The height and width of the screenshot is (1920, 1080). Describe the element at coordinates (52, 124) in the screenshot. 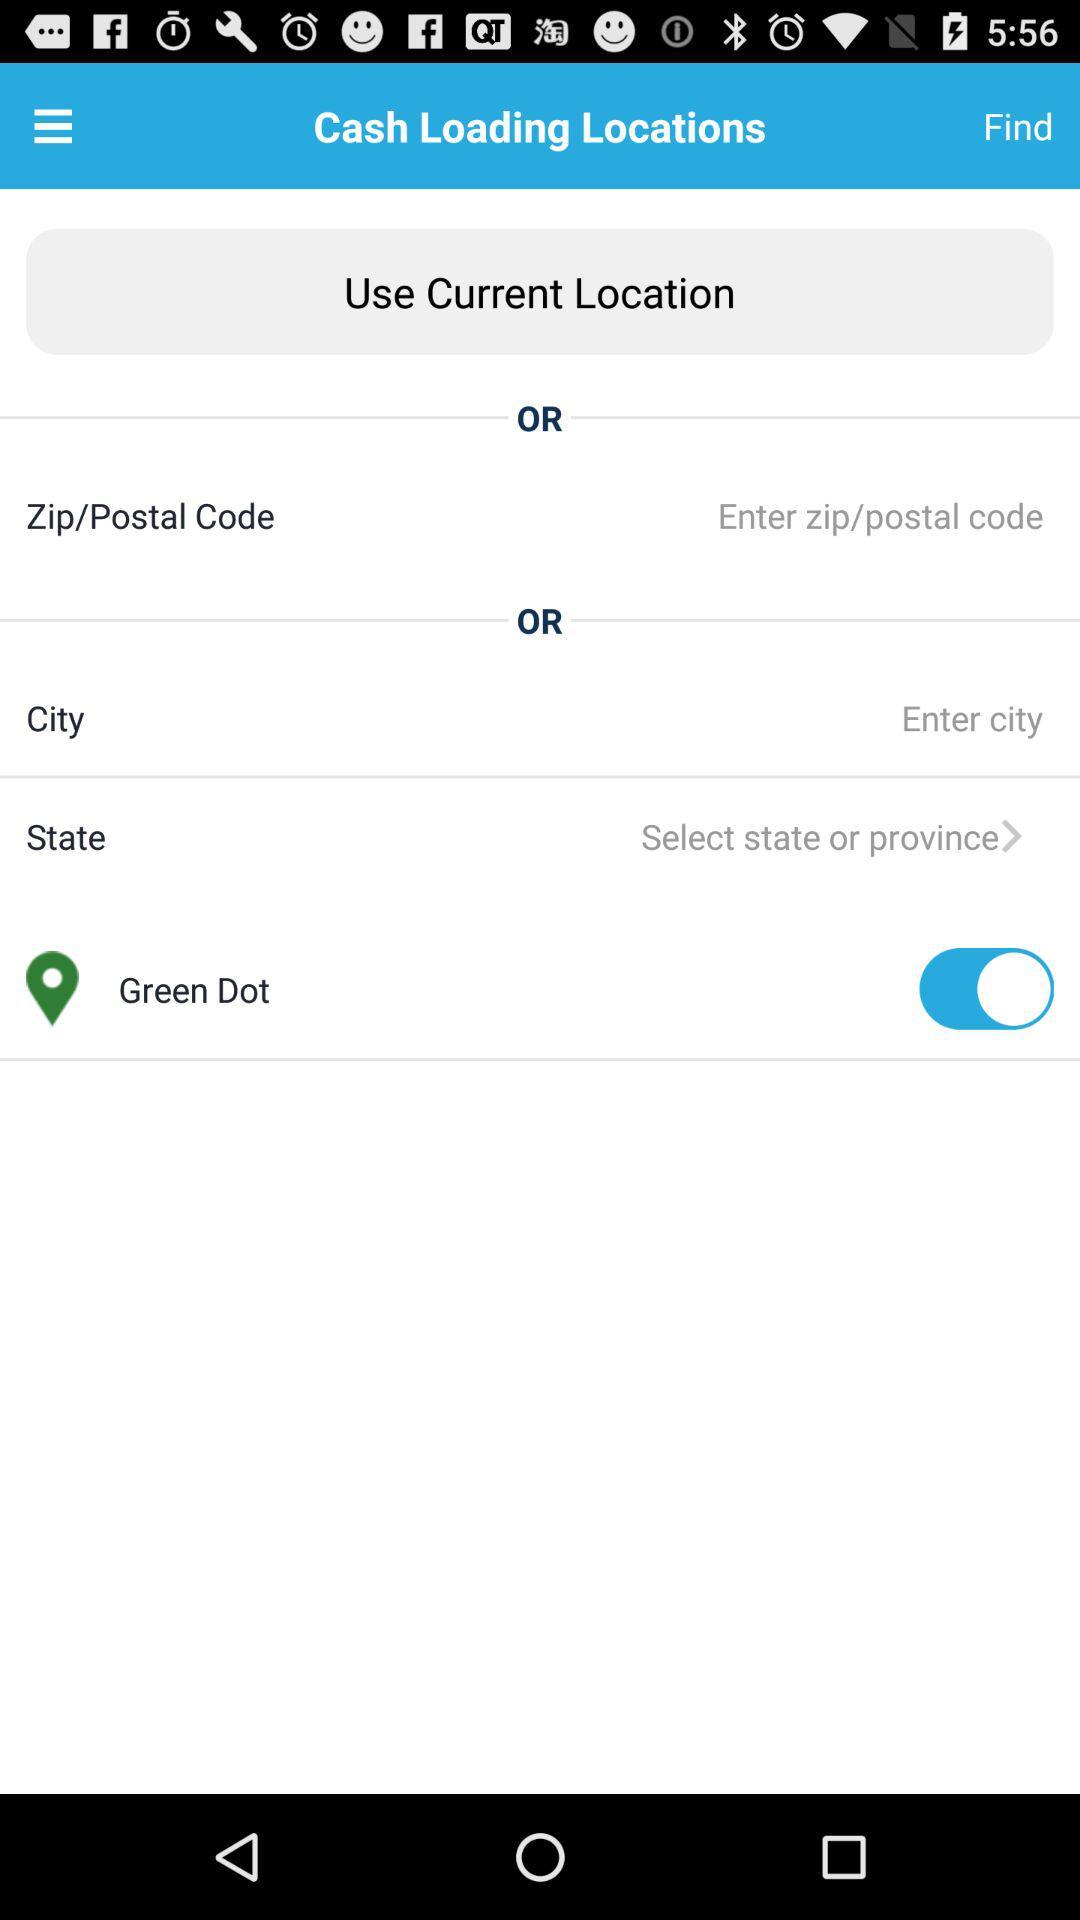

I see `item to the left of the cash loading locations` at that location.